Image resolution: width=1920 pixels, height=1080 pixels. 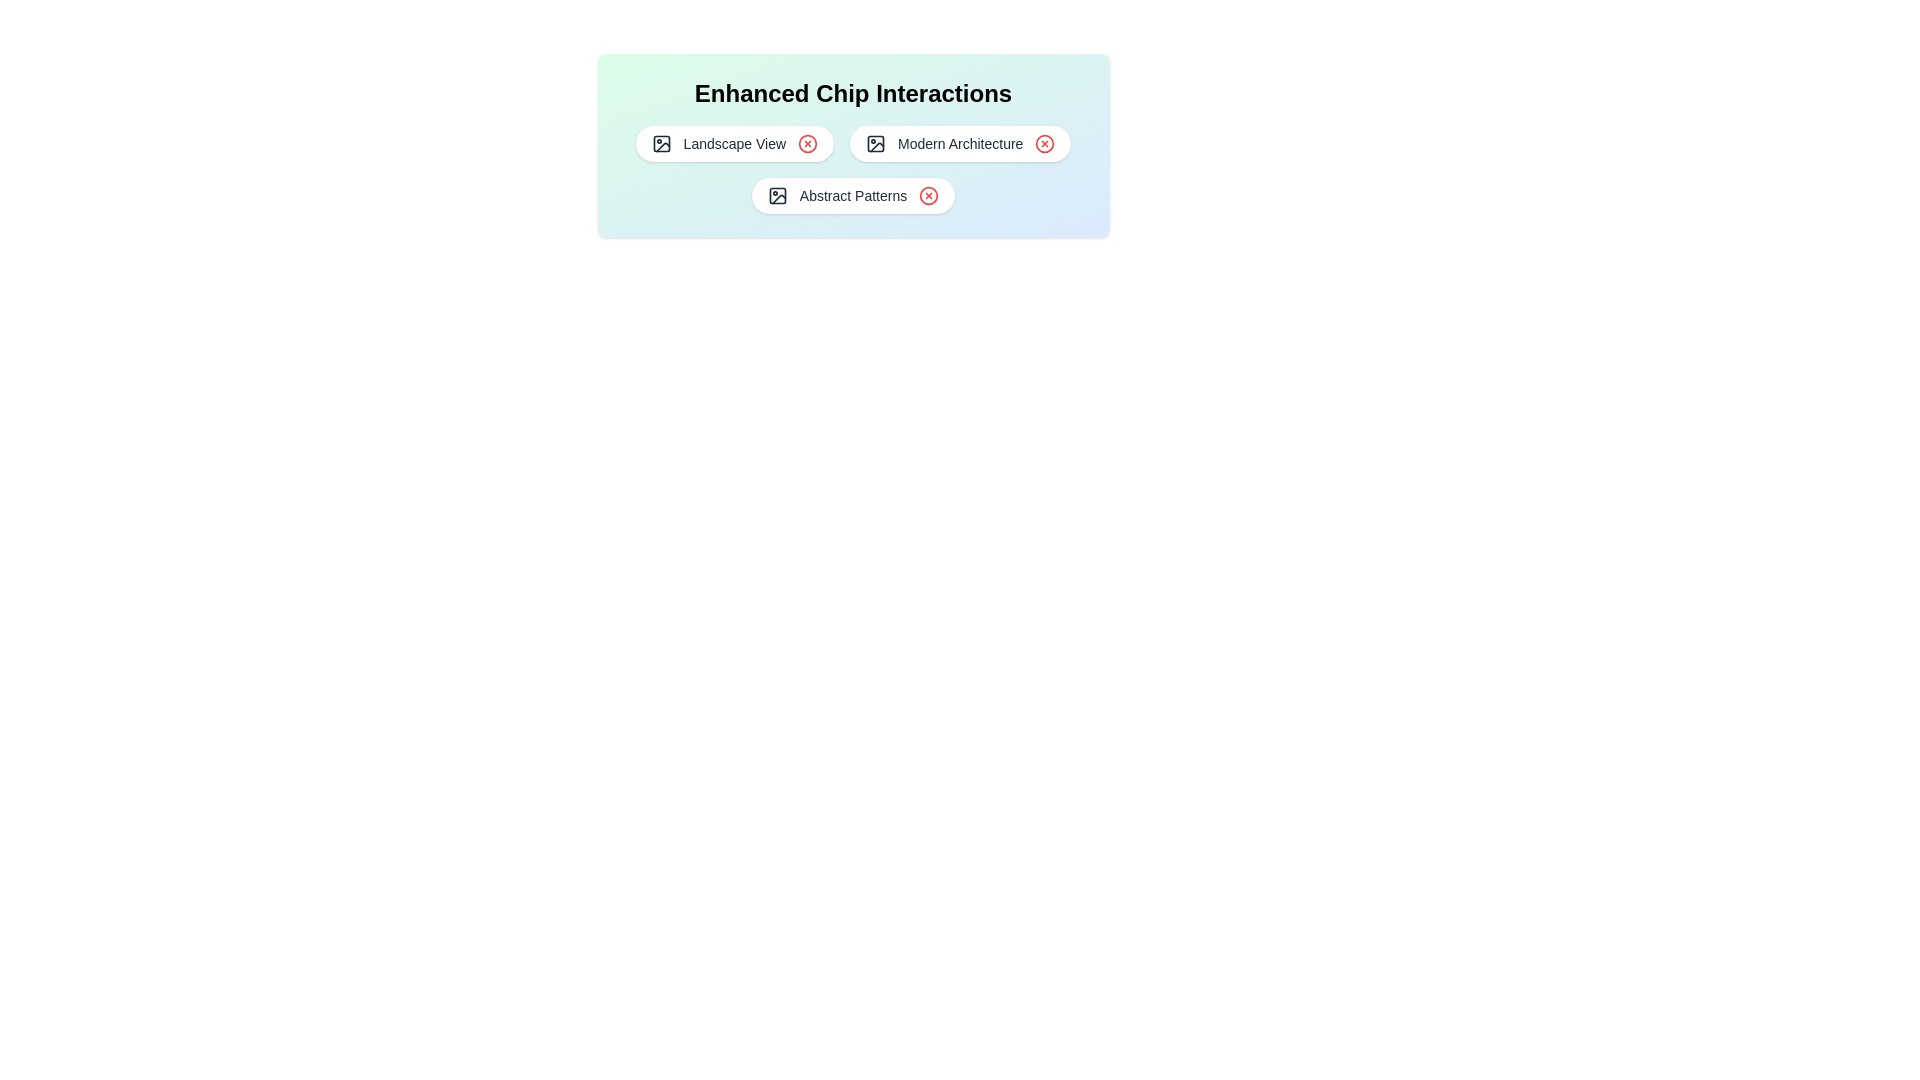 What do you see at coordinates (876, 142) in the screenshot?
I see `the icon of the chip labeled Modern Architecture` at bounding box center [876, 142].